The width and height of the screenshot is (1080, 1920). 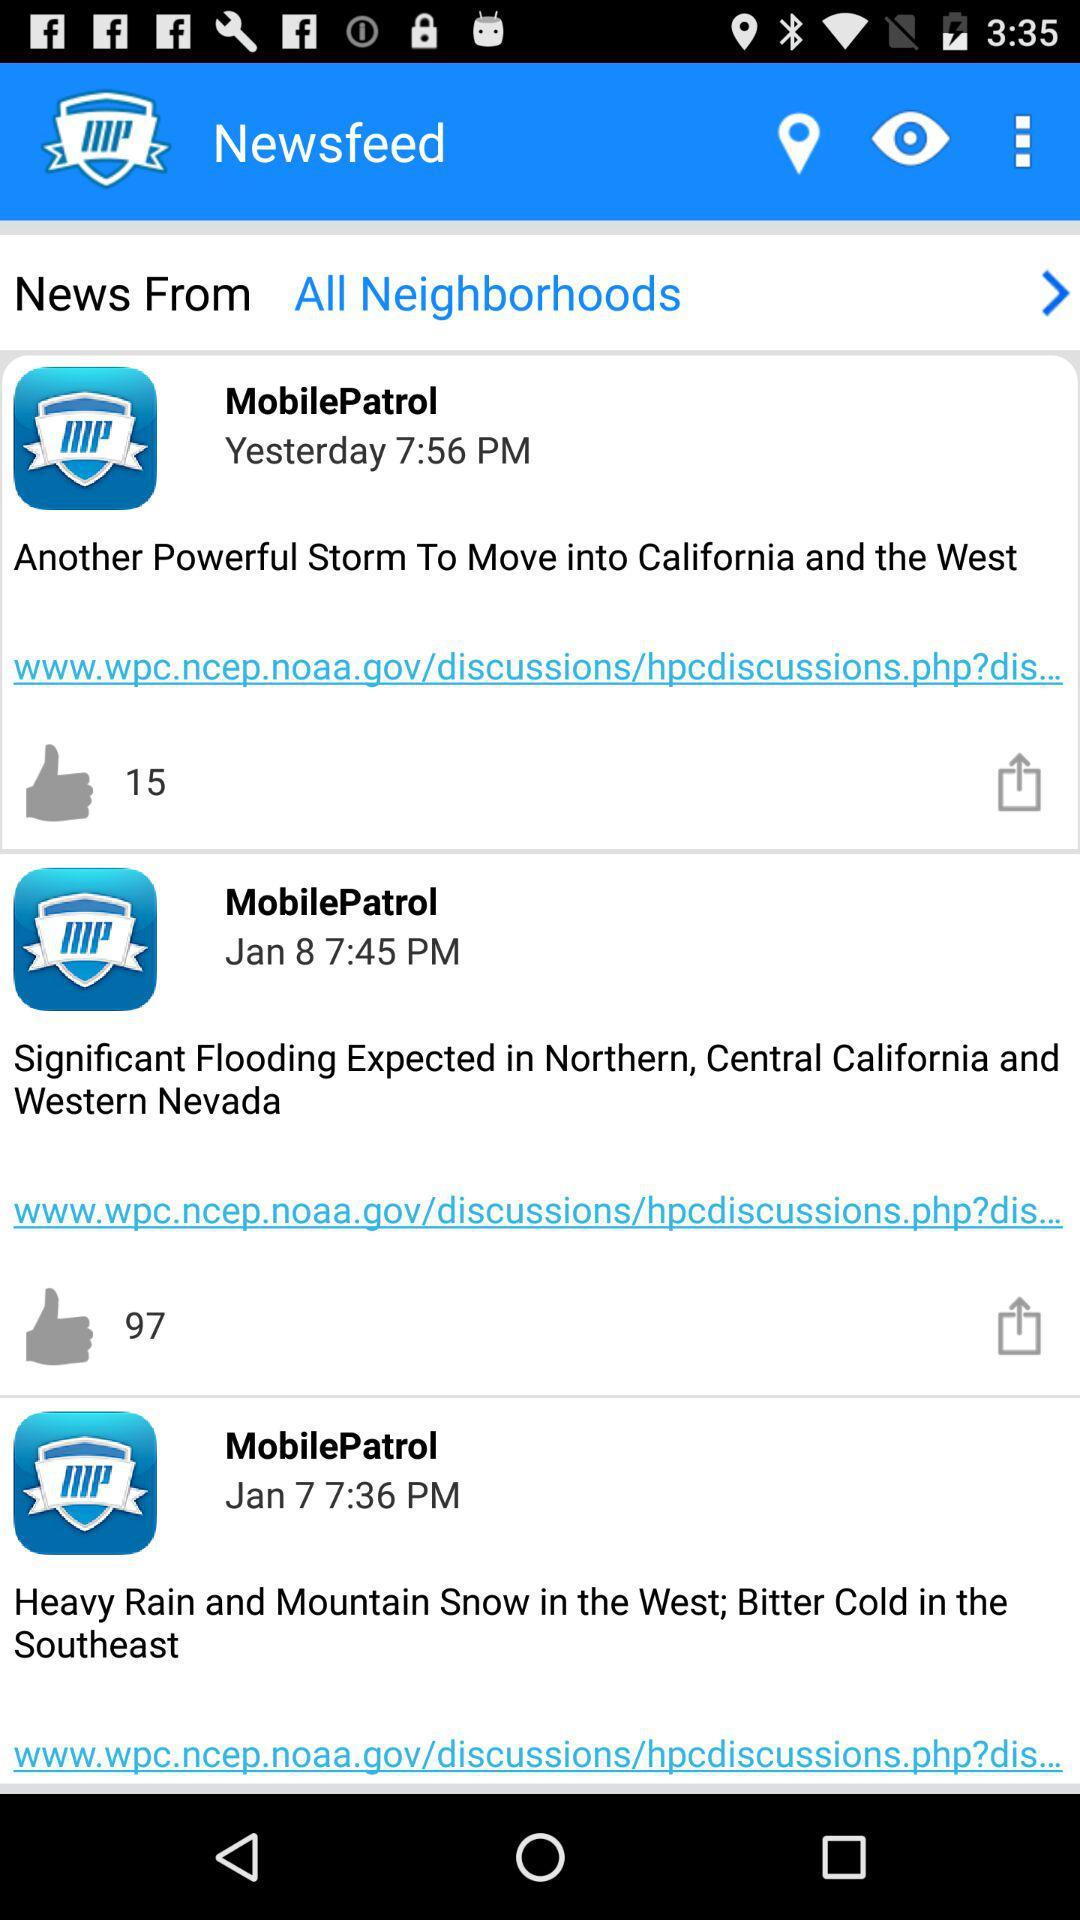 What do you see at coordinates (1020, 1324) in the screenshot?
I see `share article` at bounding box center [1020, 1324].